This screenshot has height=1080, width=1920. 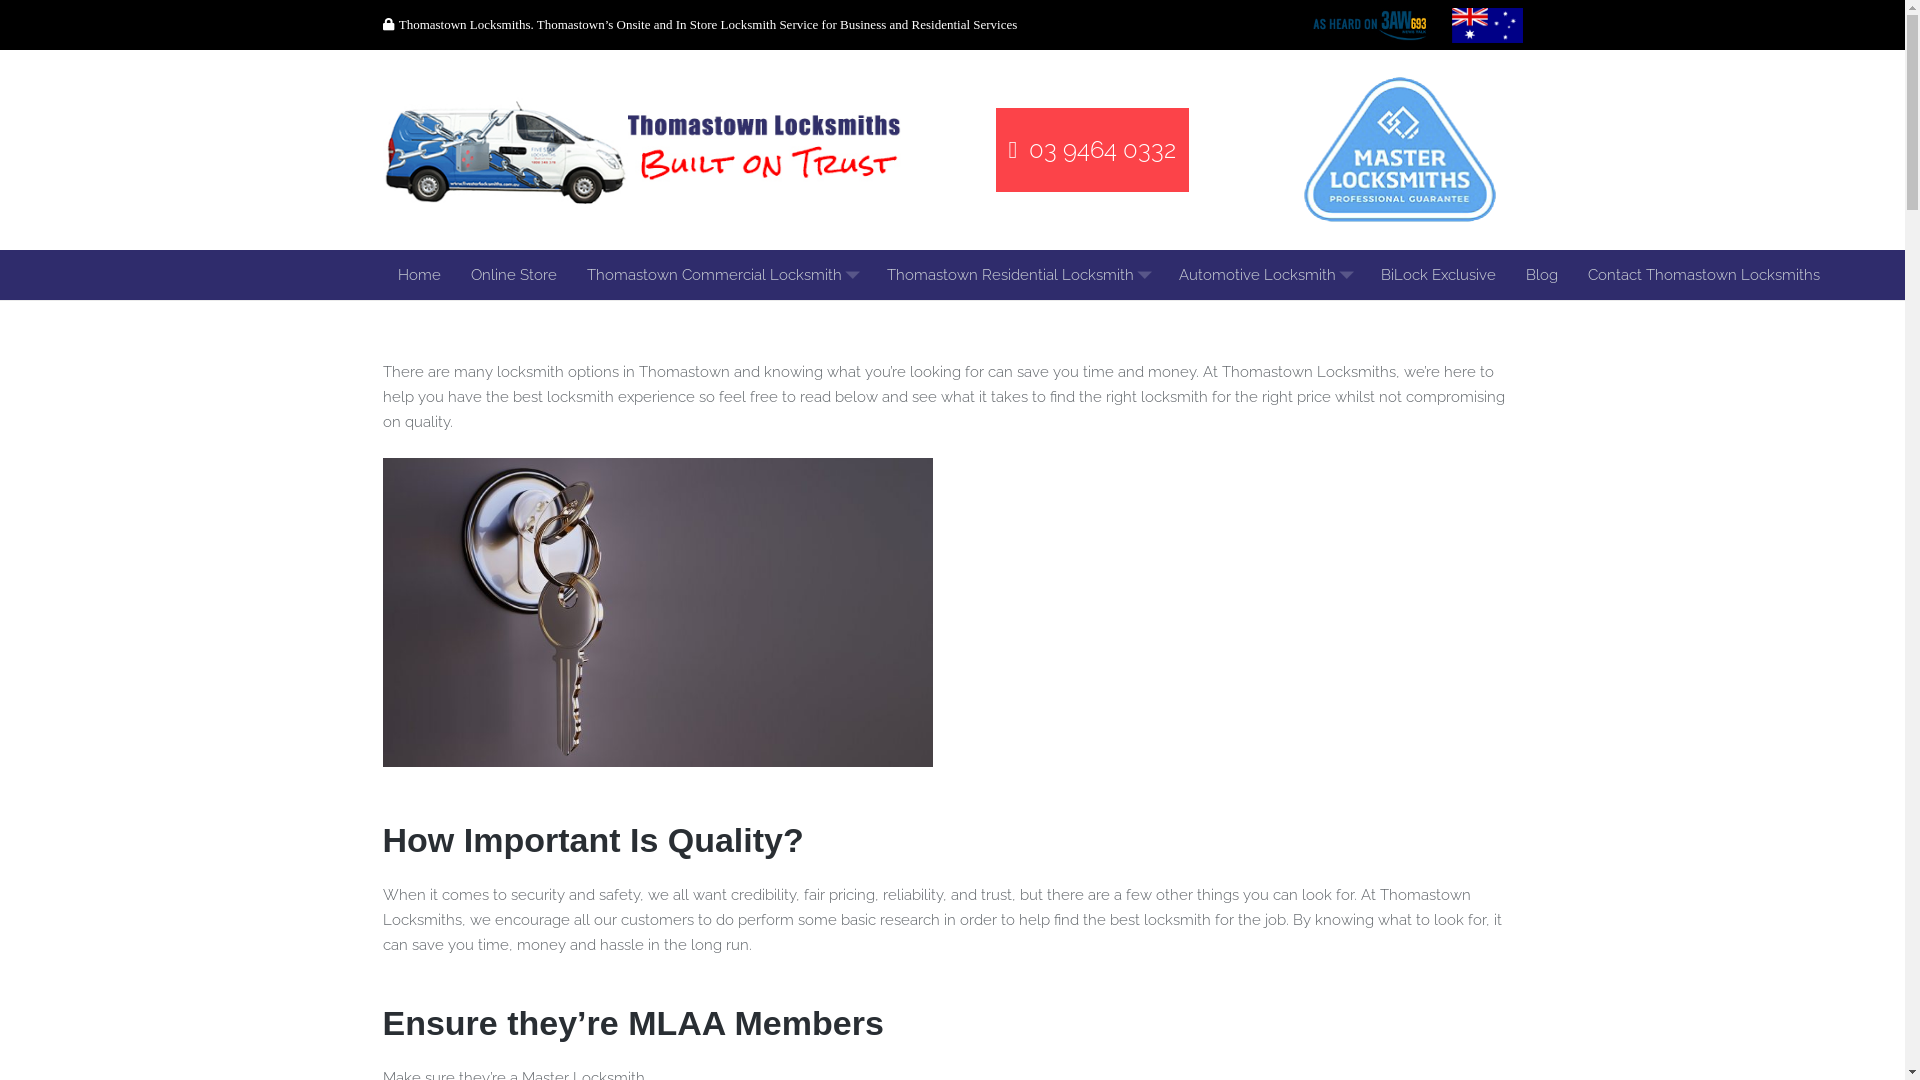 I want to click on '03 9464 0332', so click(x=1092, y=149).